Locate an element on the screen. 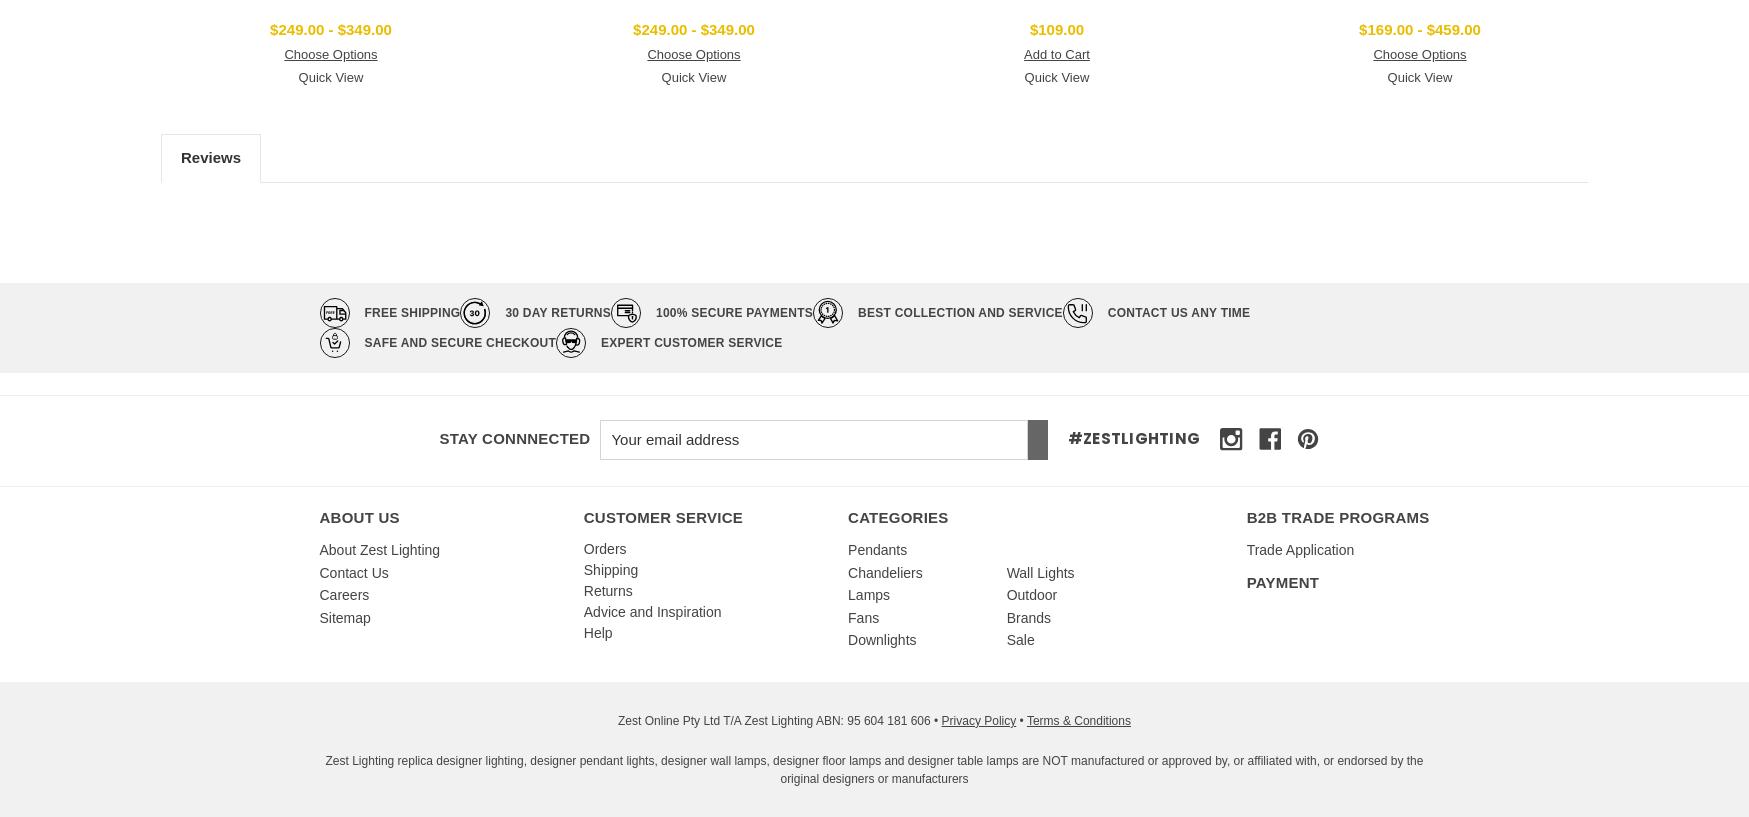  '30 Day Returns' is located at coordinates (556, 312).